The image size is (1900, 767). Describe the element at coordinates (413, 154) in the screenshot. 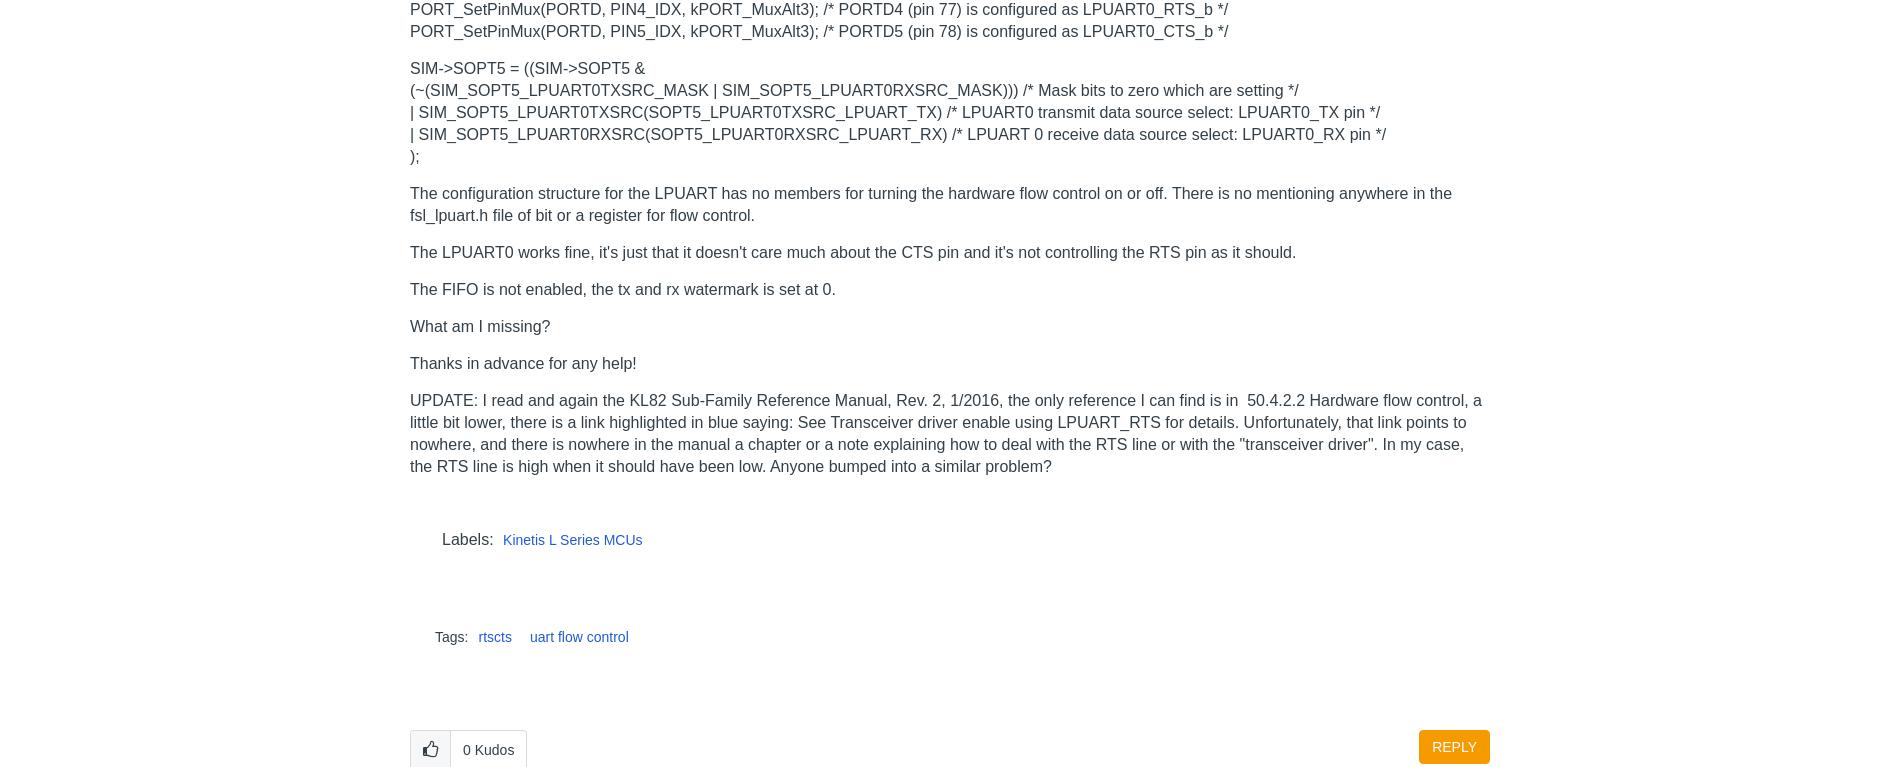

I see `');'` at that location.